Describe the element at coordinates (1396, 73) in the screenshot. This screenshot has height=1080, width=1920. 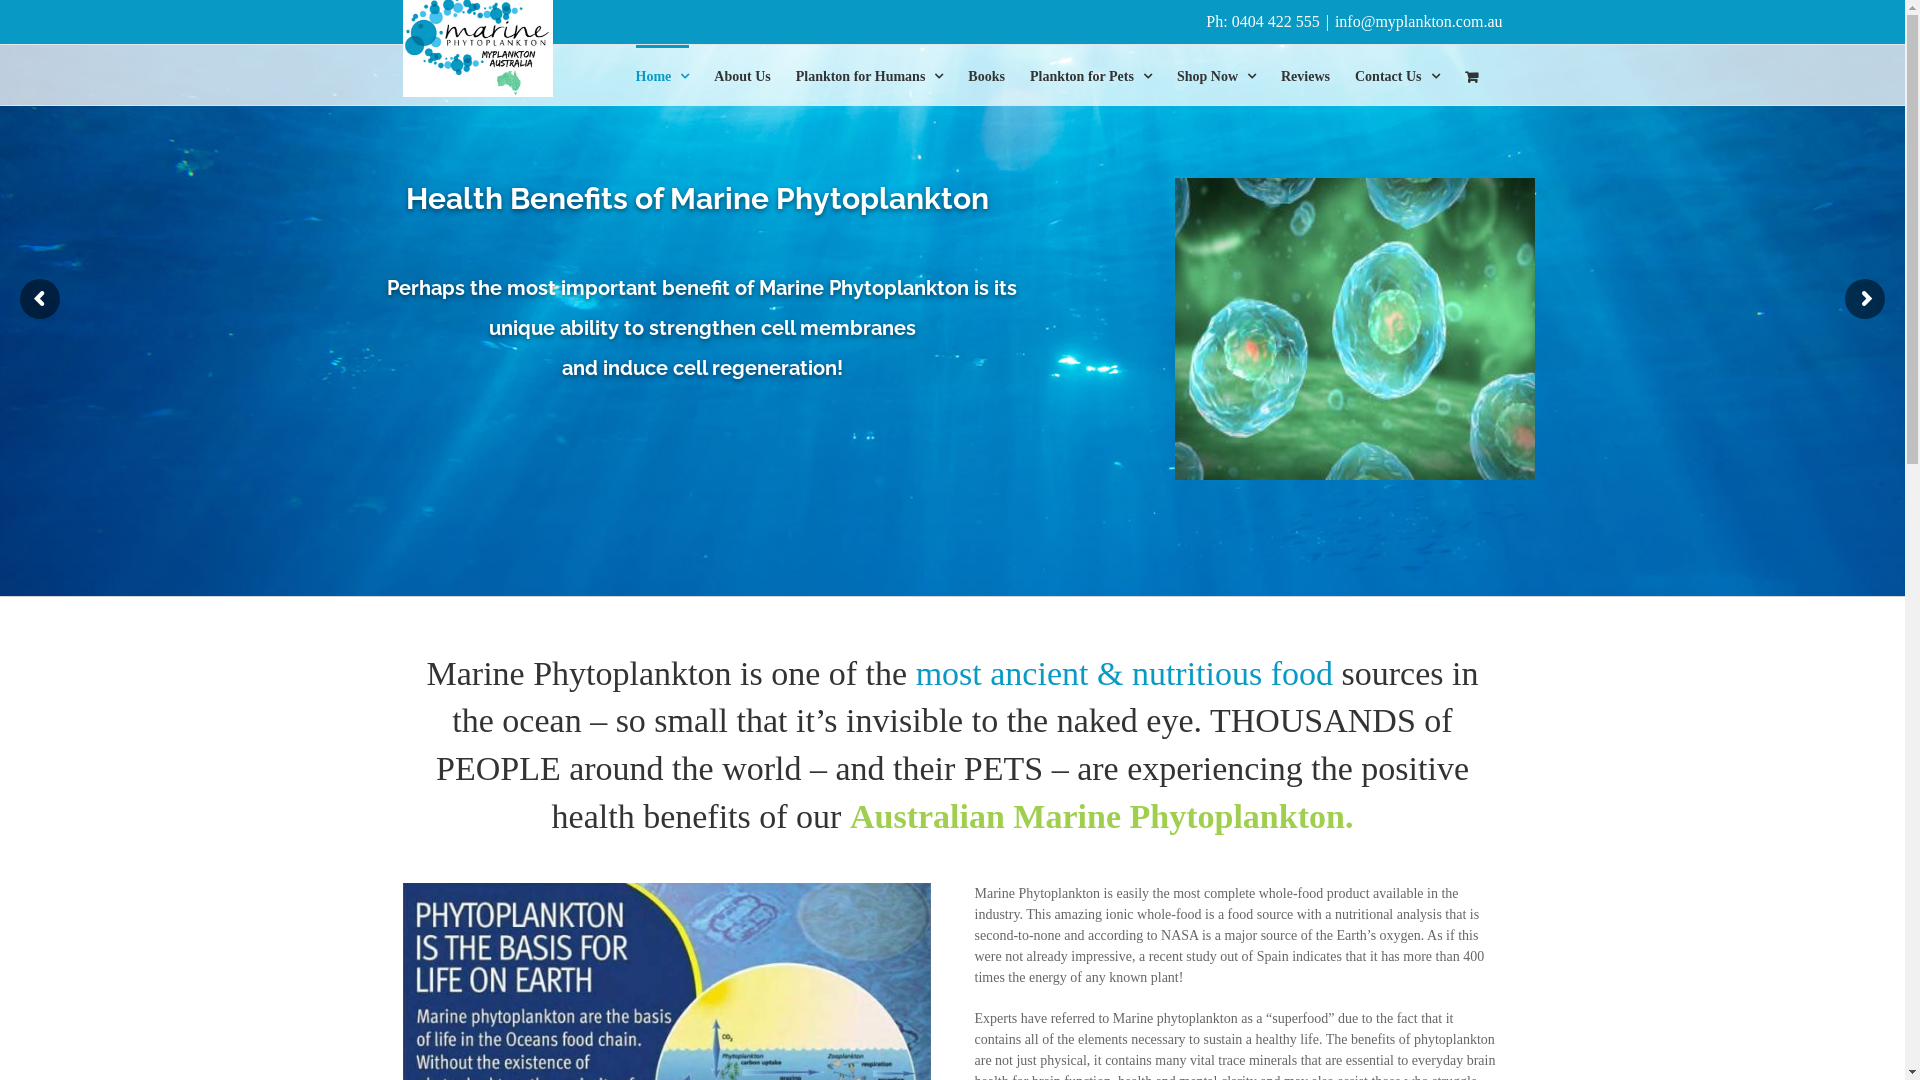
I see `'Contact Us'` at that location.